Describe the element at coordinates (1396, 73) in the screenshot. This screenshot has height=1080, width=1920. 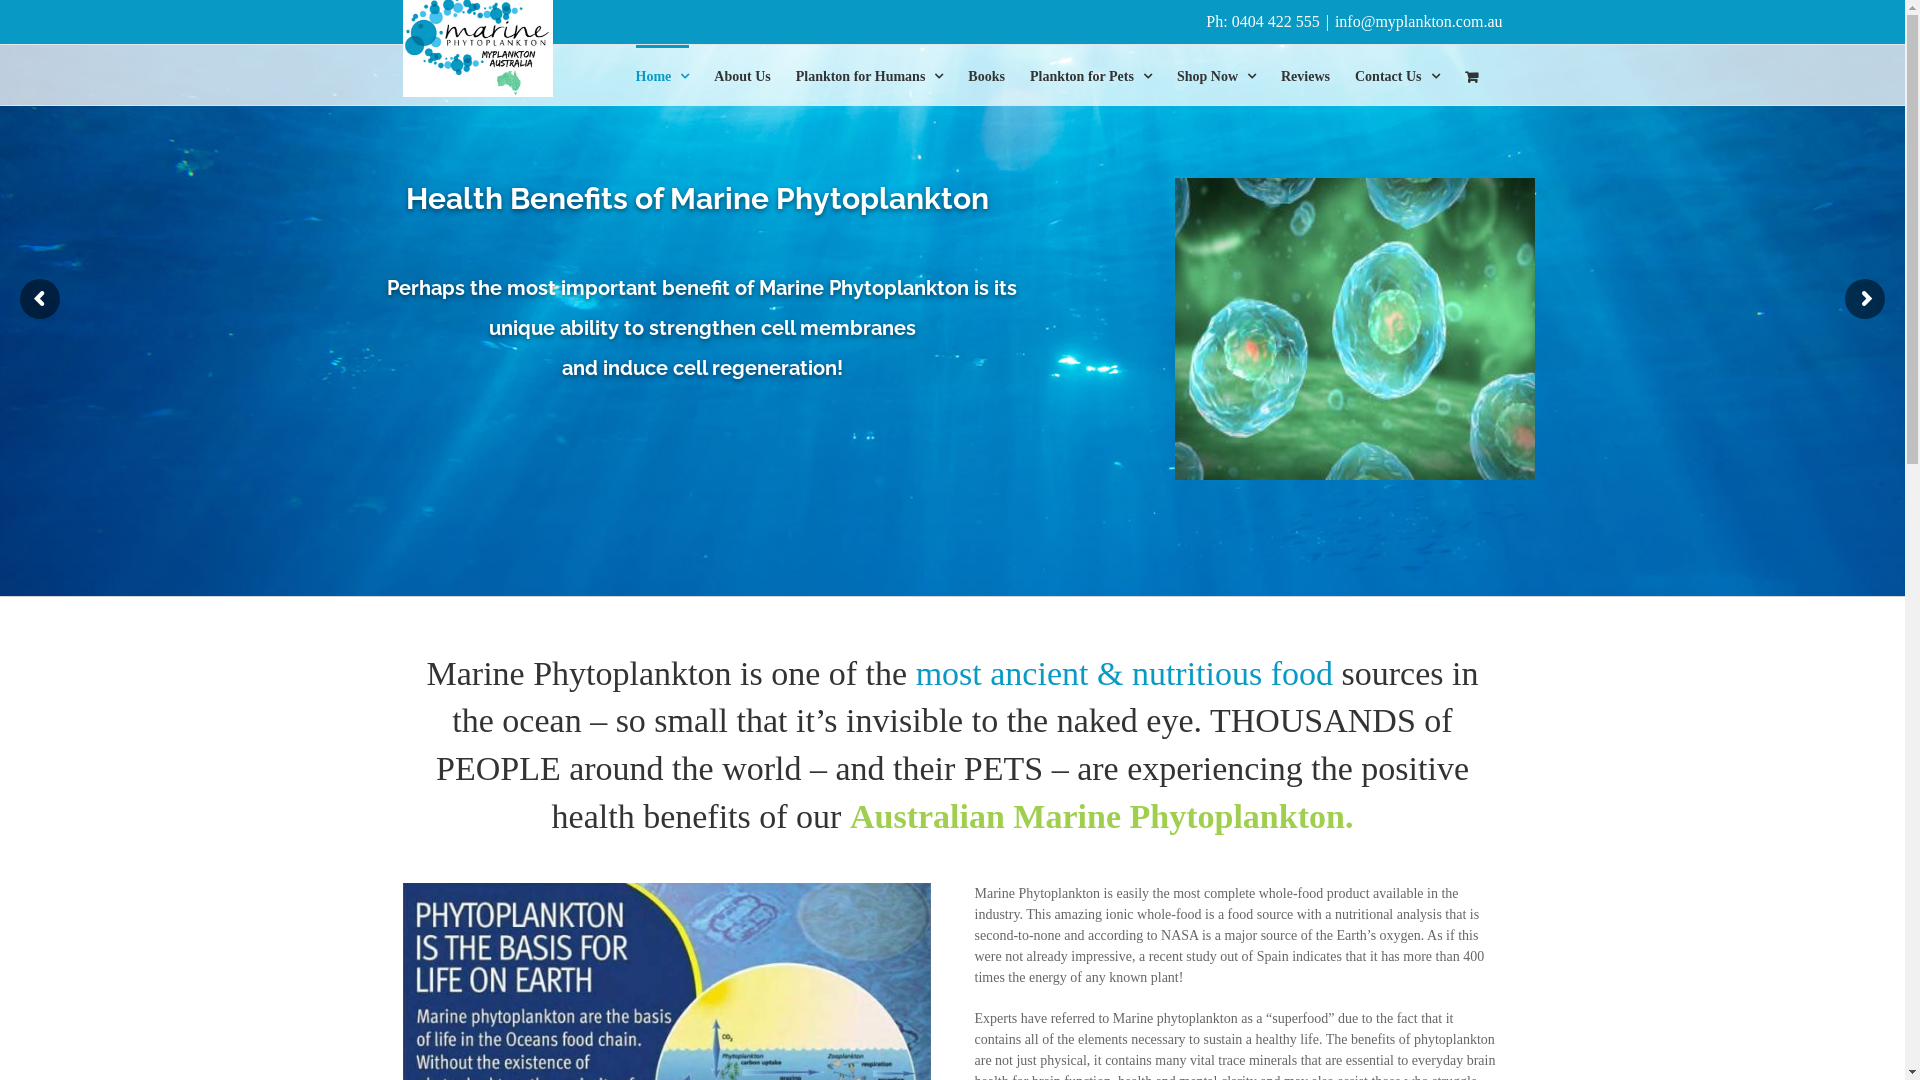
I see `'Contact Us'` at that location.